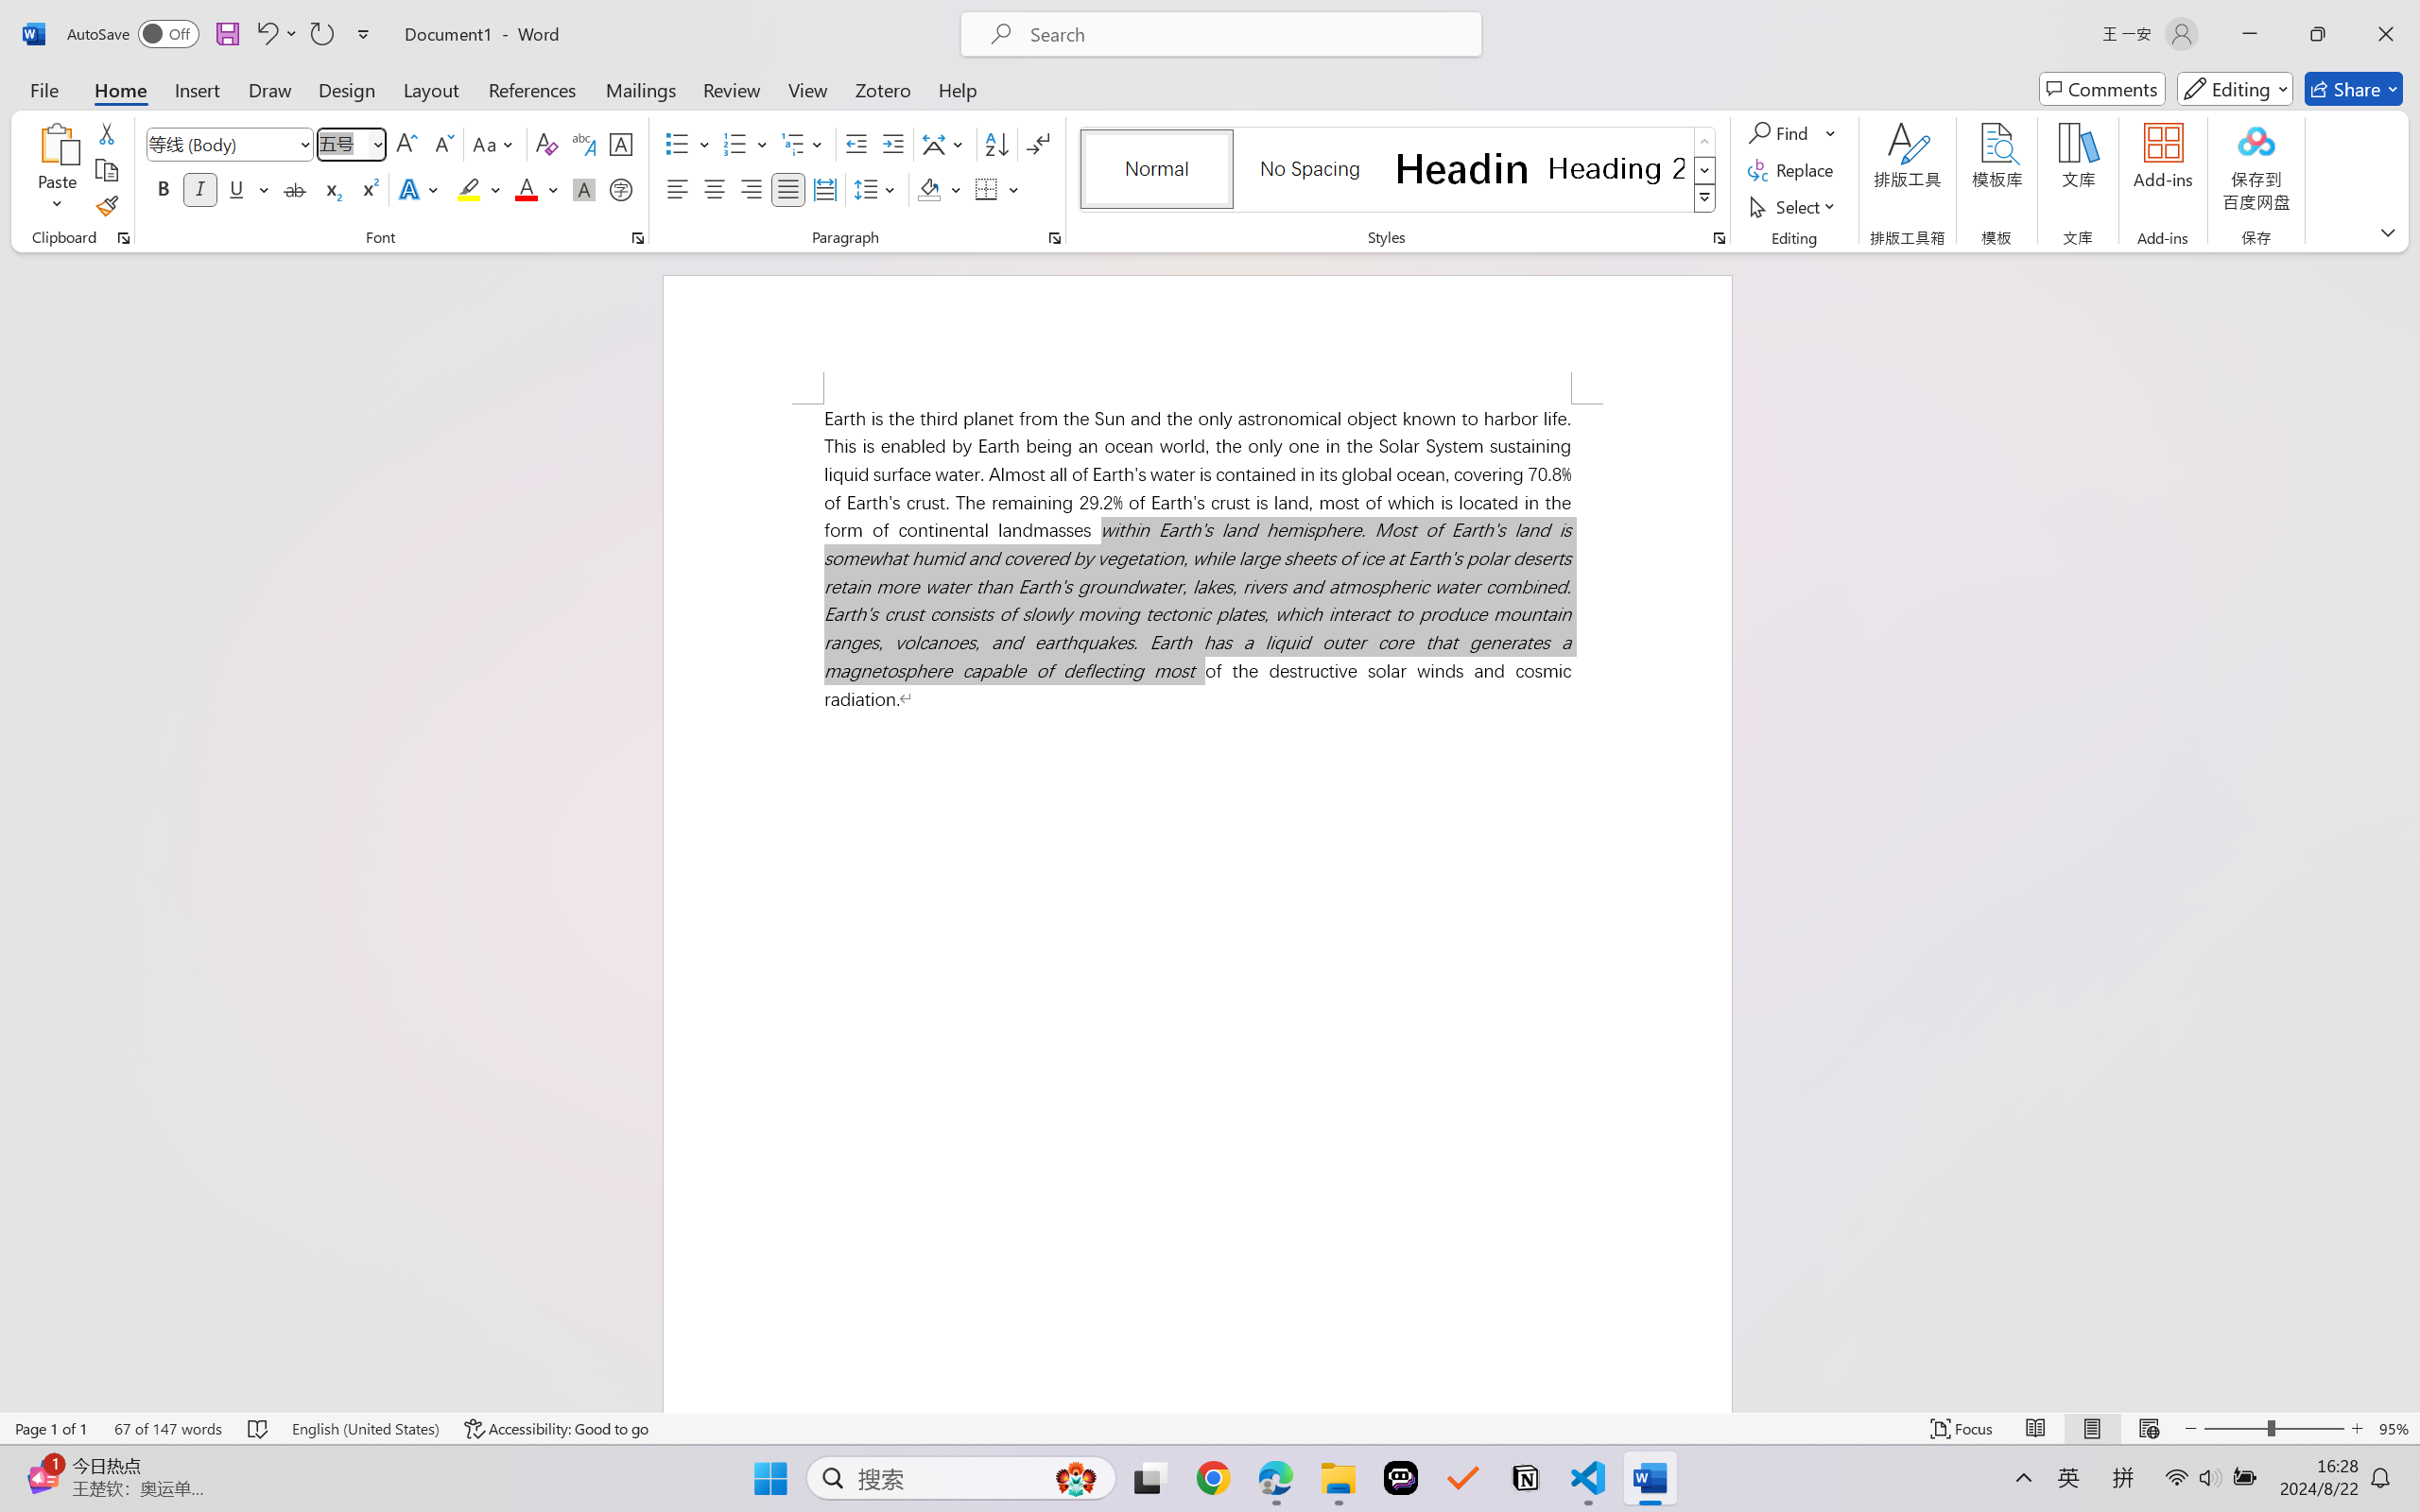 This screenshot has height=1512, width=2420. I want to click on 'Undo Italic', so click(265, 33).